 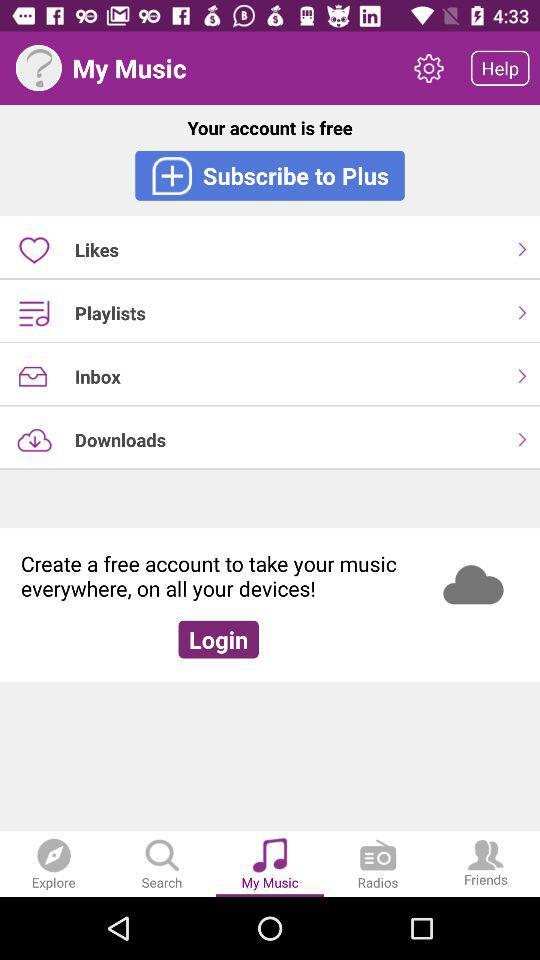 What do you see at coordinates (427, 68) in the screenshot?
I see `the icon next to the help icon` at bounding box center [427, 68].